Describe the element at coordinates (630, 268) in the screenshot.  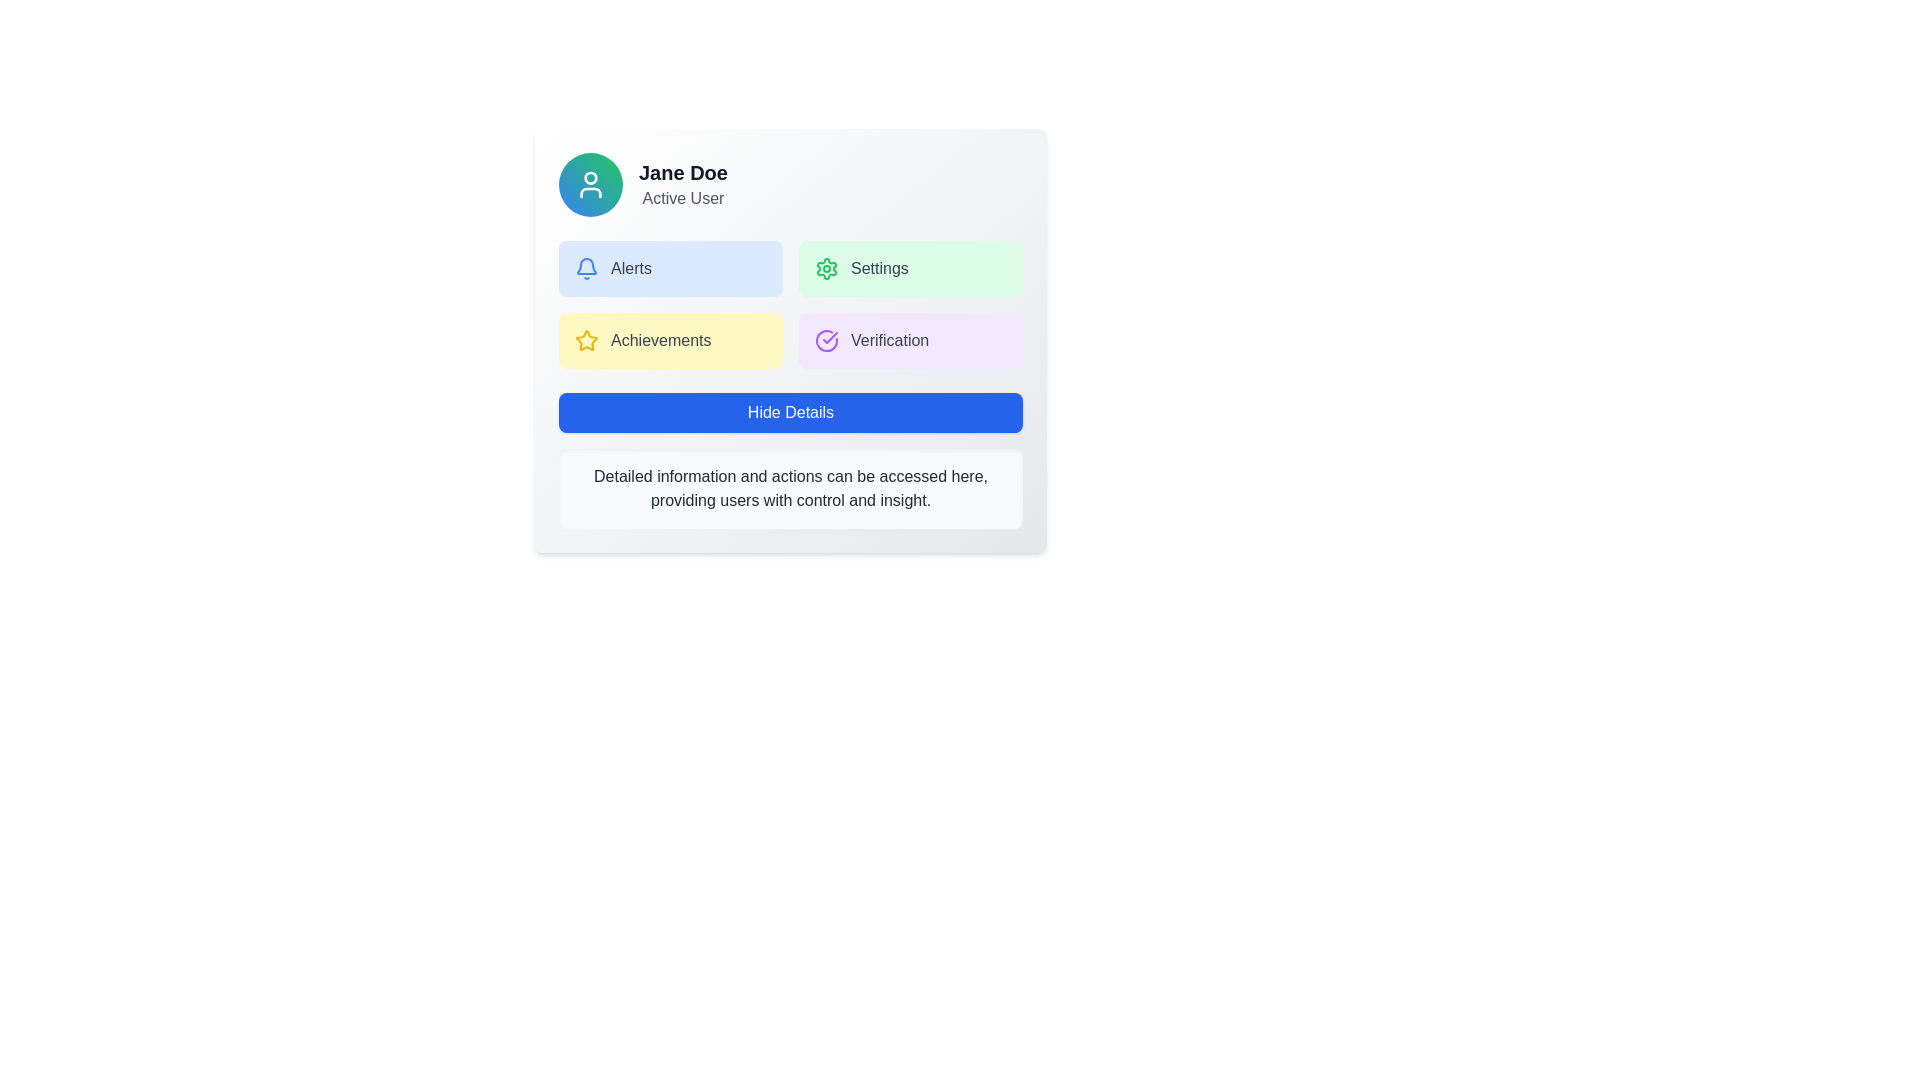
I see `the 'Alerts' label that displays the text in gray color against a light blue background, positioned to the right of a blue bell icon` at that location.